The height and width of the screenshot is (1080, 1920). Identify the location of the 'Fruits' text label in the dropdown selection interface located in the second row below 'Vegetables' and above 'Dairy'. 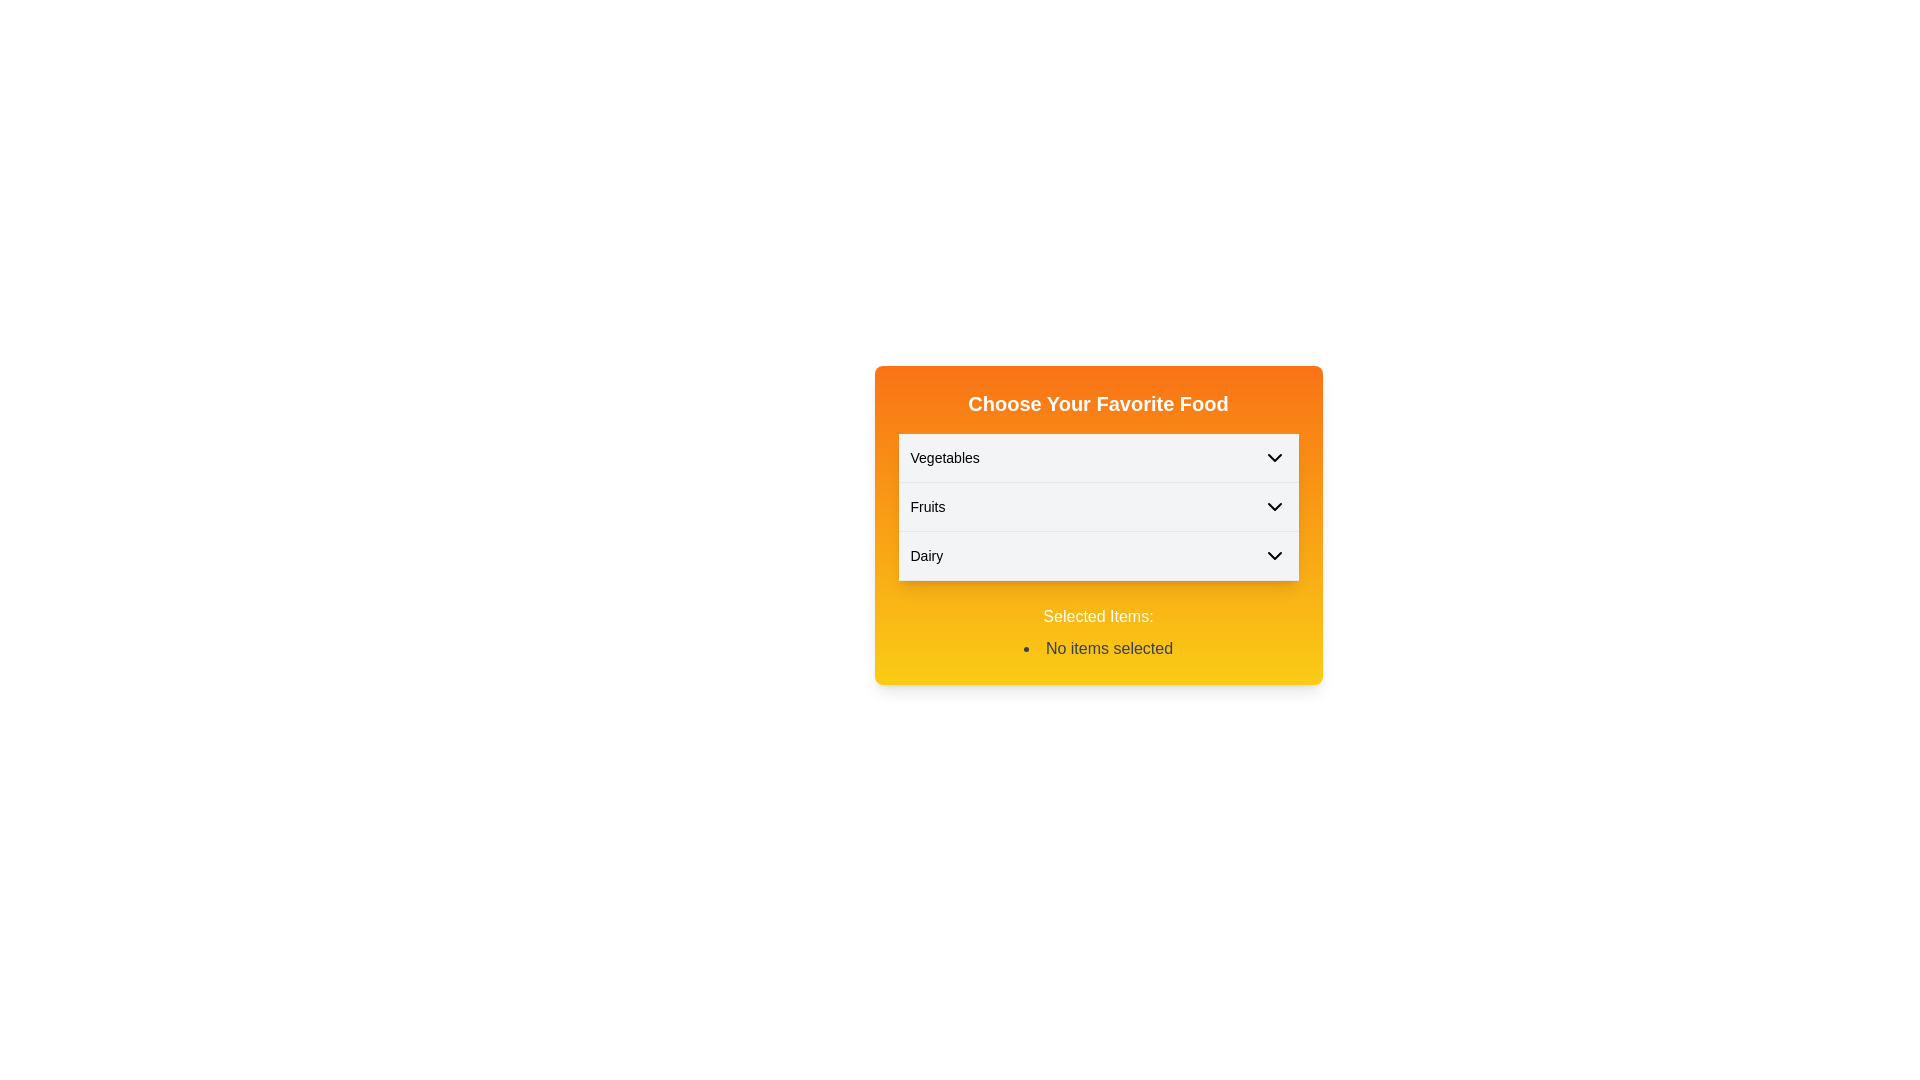
(926, 505).